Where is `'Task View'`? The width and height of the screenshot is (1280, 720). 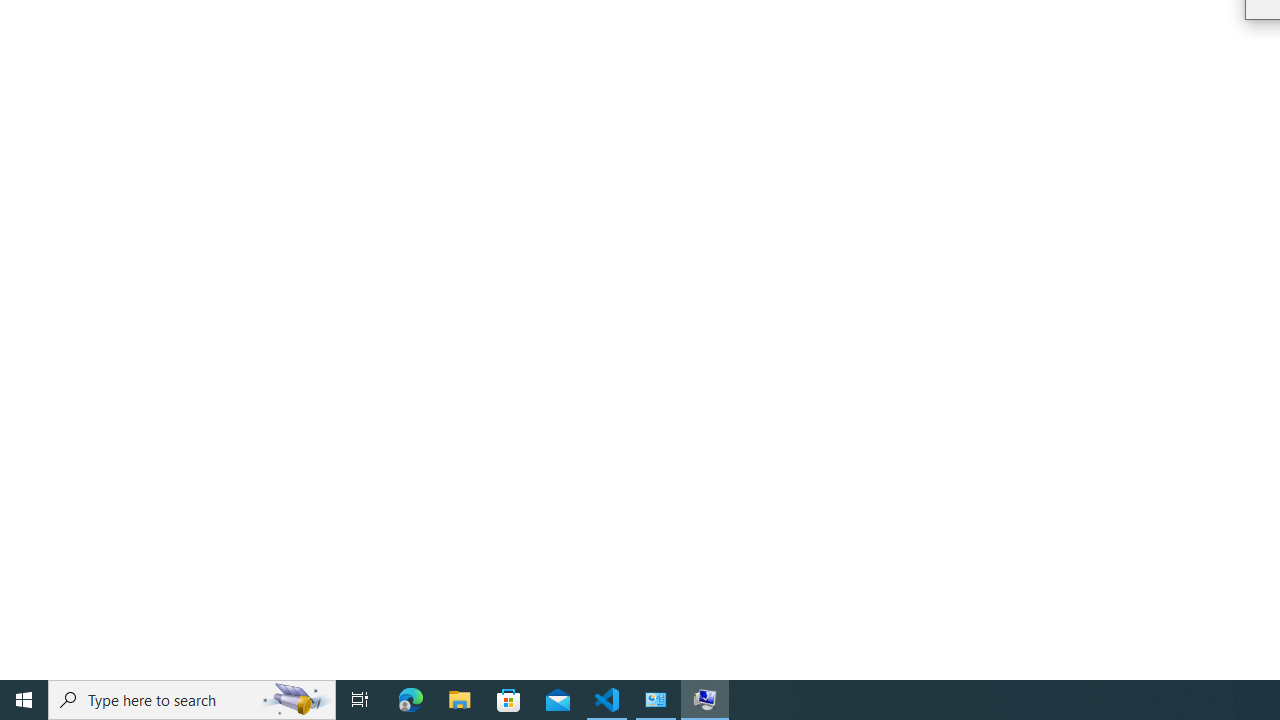 'Task View' is located at coordinates (359, 698).